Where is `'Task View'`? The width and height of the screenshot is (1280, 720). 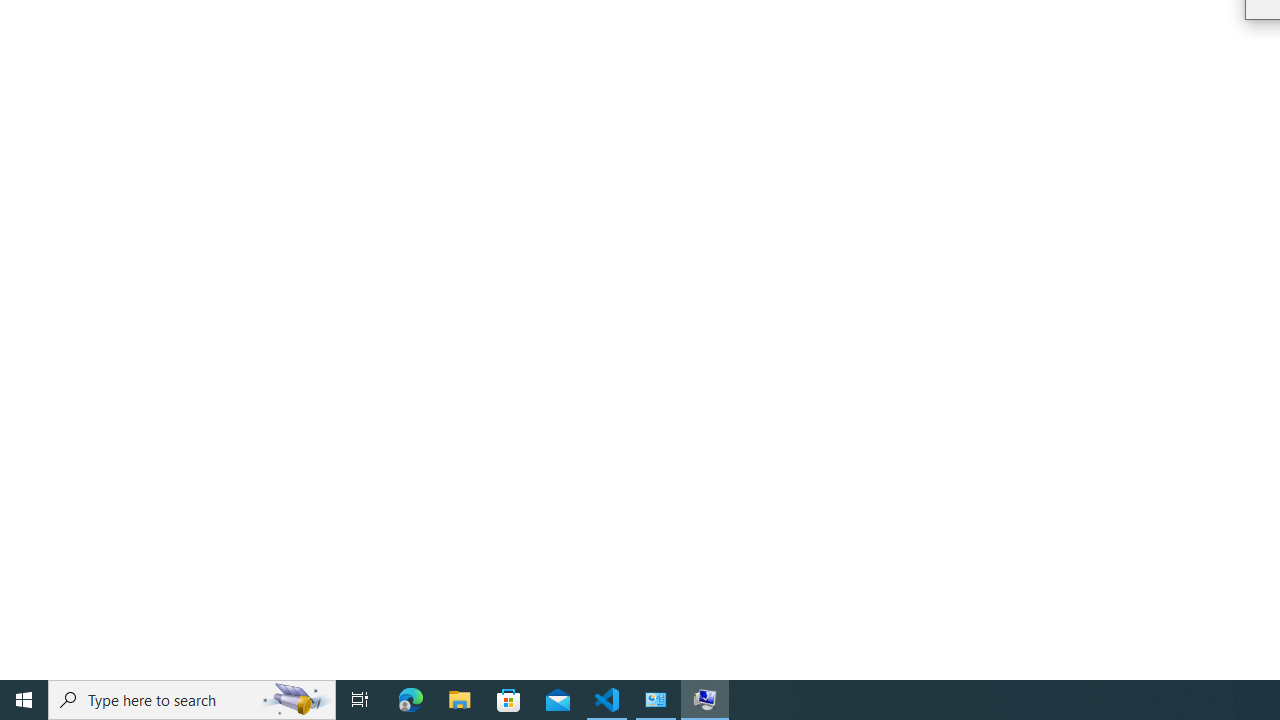 'Task View' is located at coordinates (359, 698).